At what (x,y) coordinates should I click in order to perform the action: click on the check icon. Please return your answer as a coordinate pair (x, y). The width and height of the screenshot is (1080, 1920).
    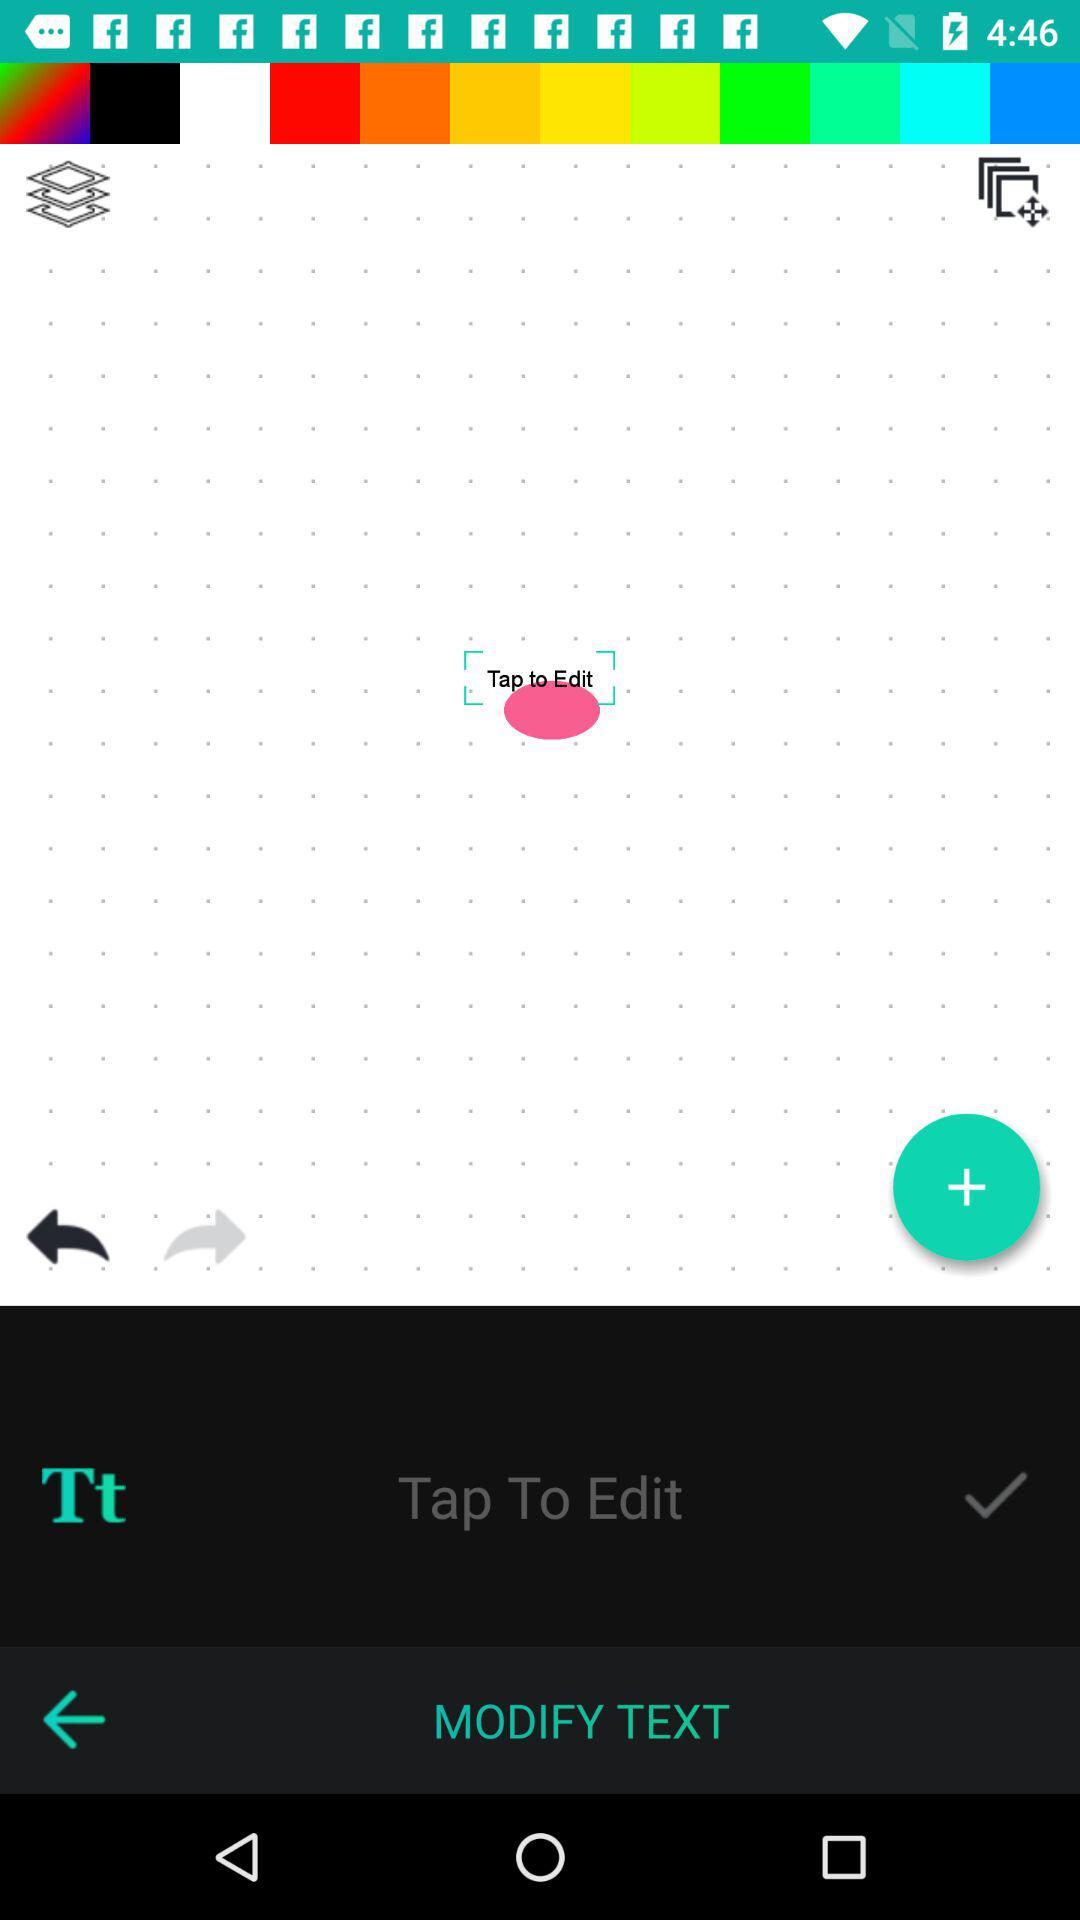
    Looking at the image, I should click on (995, 1496).